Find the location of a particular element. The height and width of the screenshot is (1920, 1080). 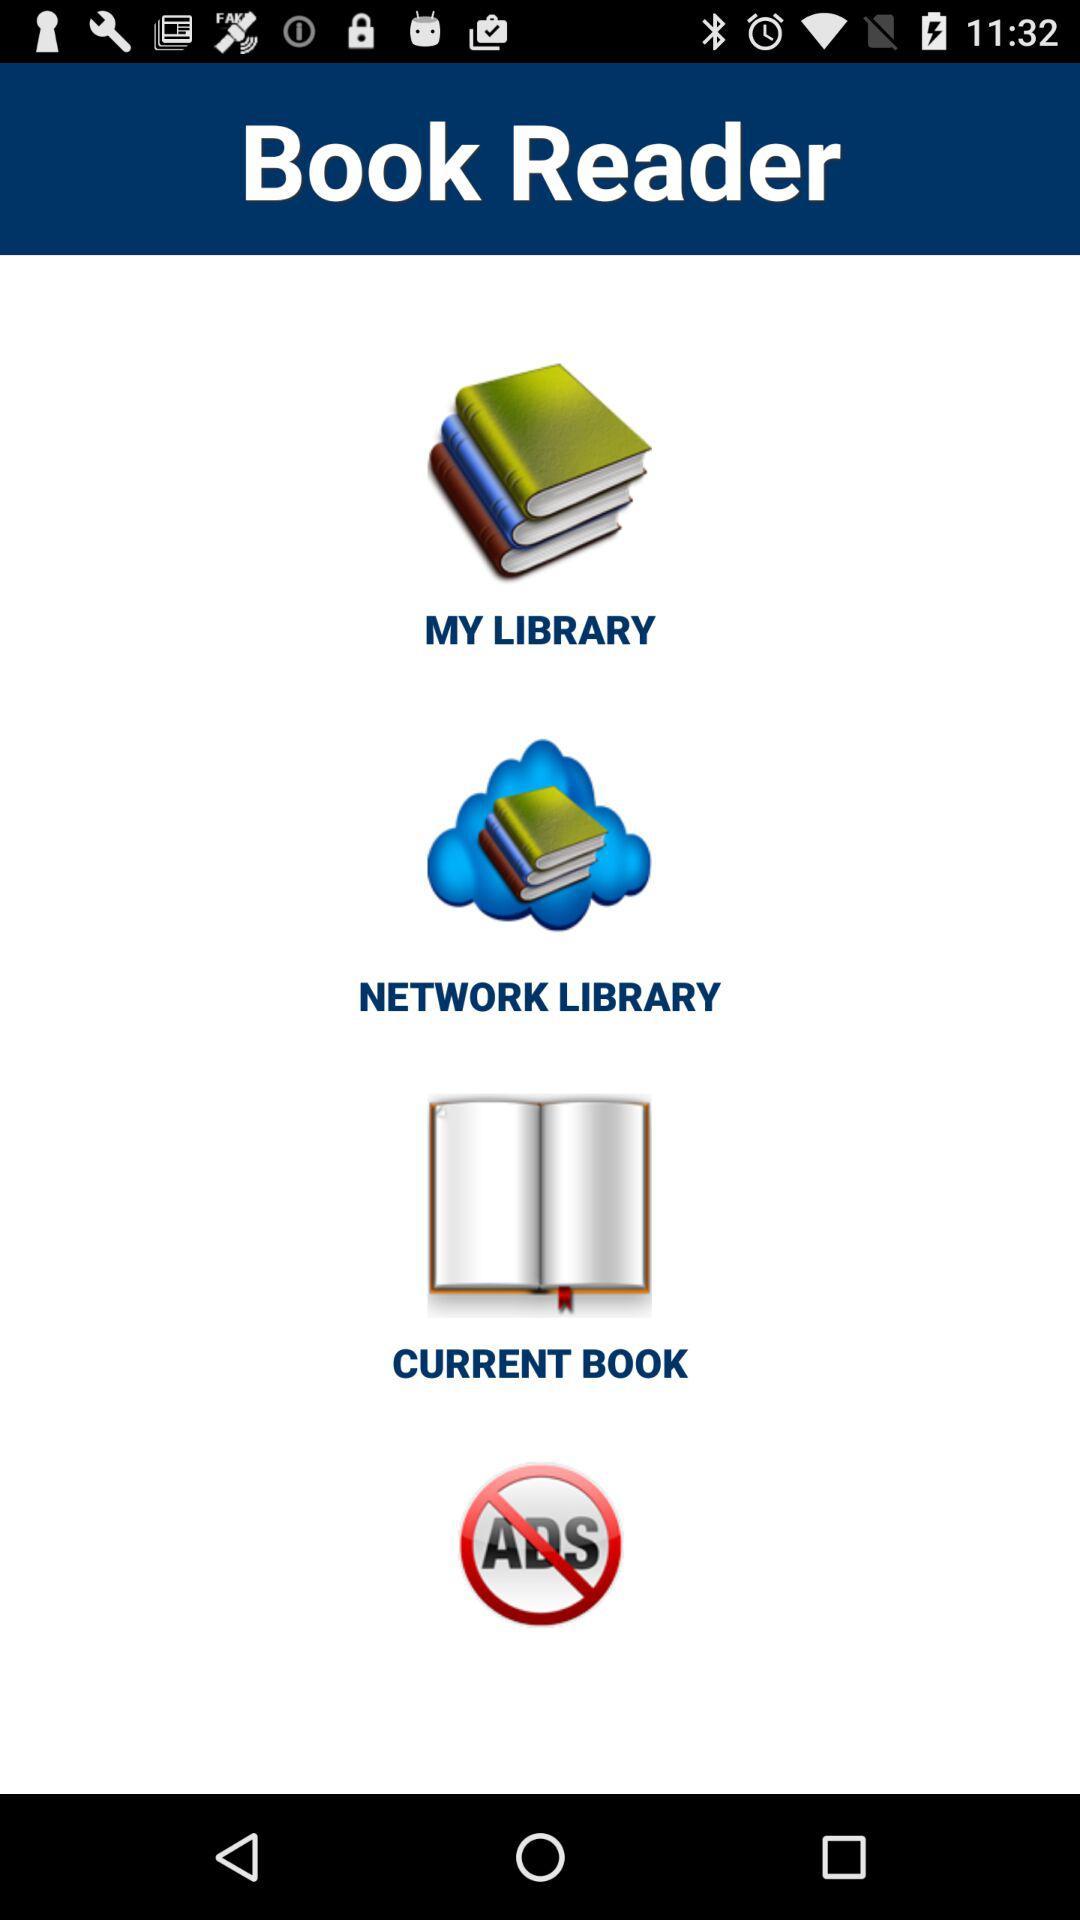

my library button is located at coordinates (540, 517).